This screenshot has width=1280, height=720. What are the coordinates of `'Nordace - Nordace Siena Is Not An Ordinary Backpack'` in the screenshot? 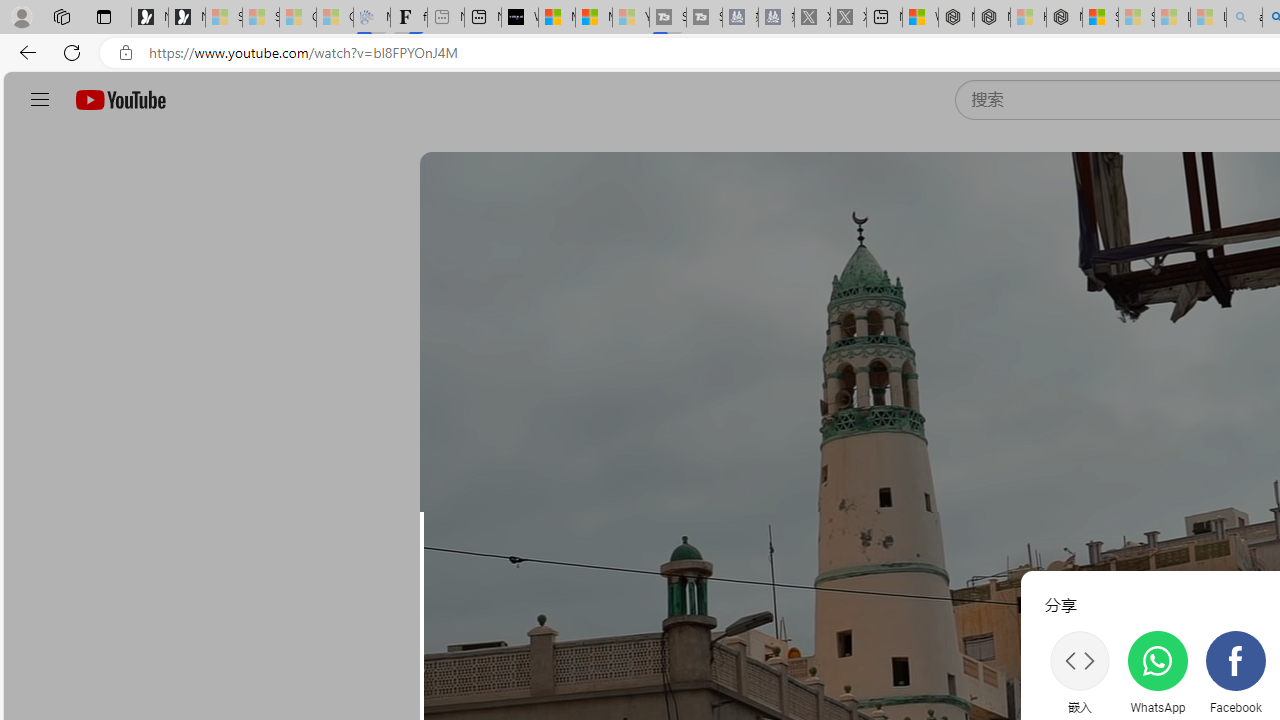 It's located at (1063, 17).